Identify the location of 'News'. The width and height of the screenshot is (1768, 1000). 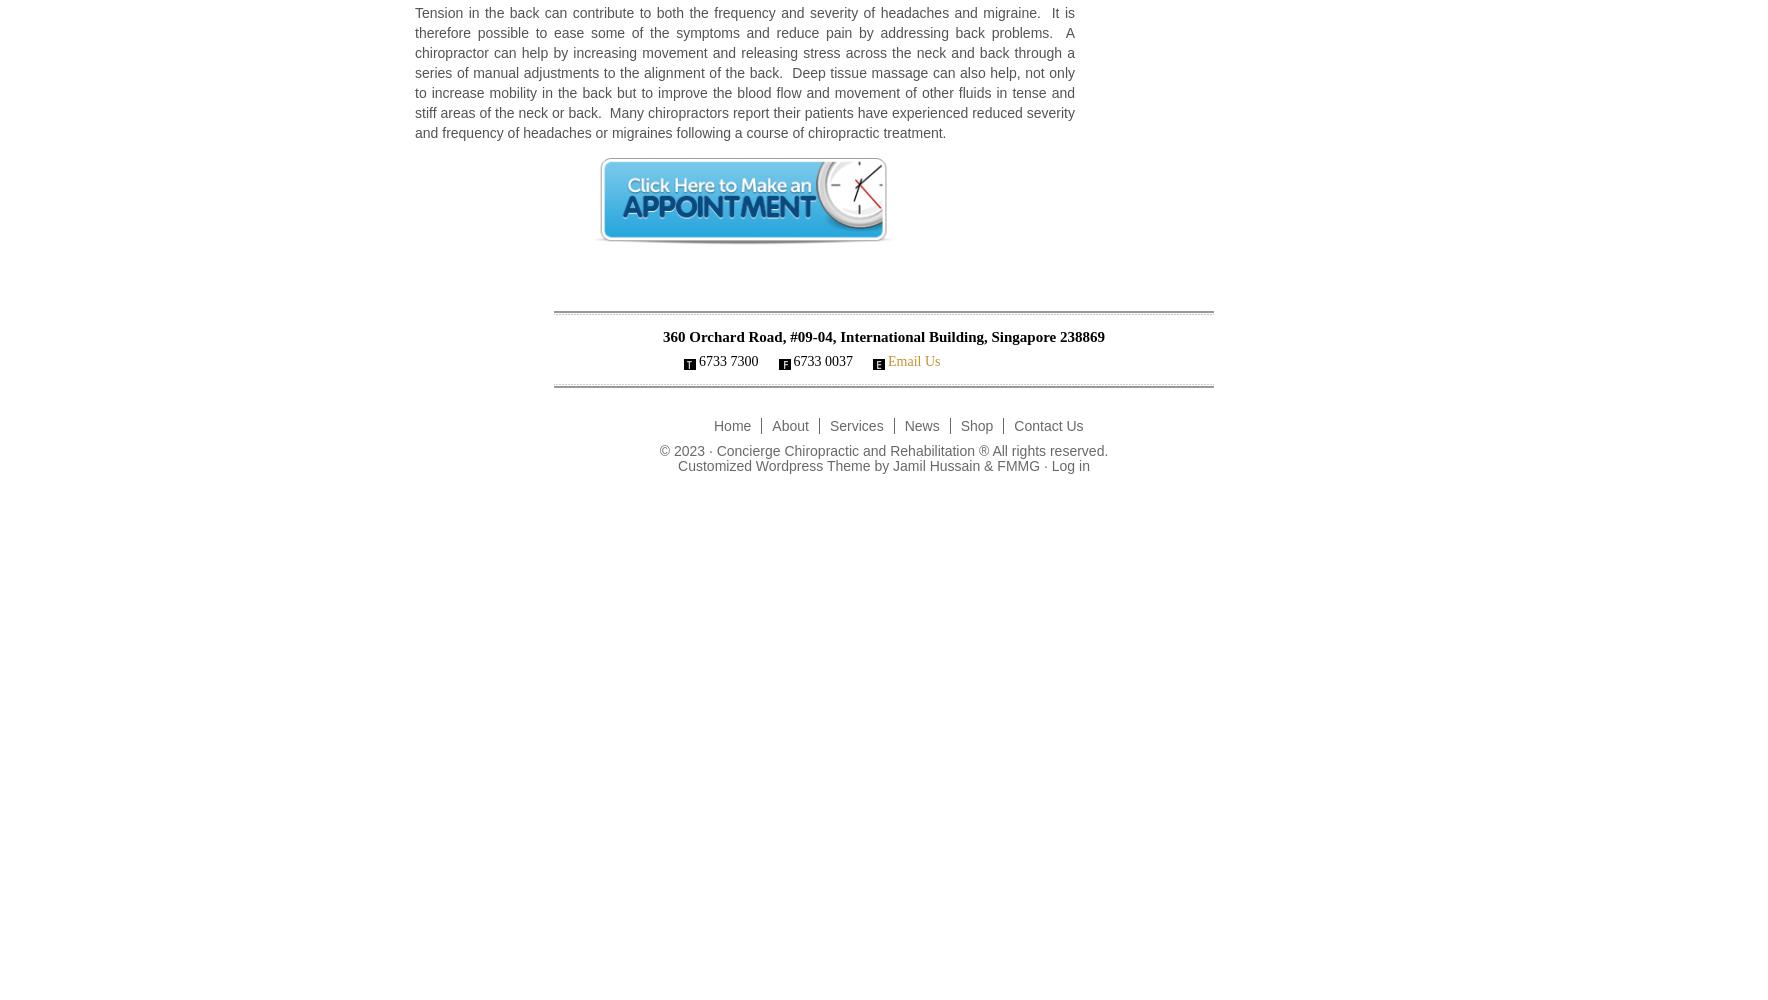
(920, 426).